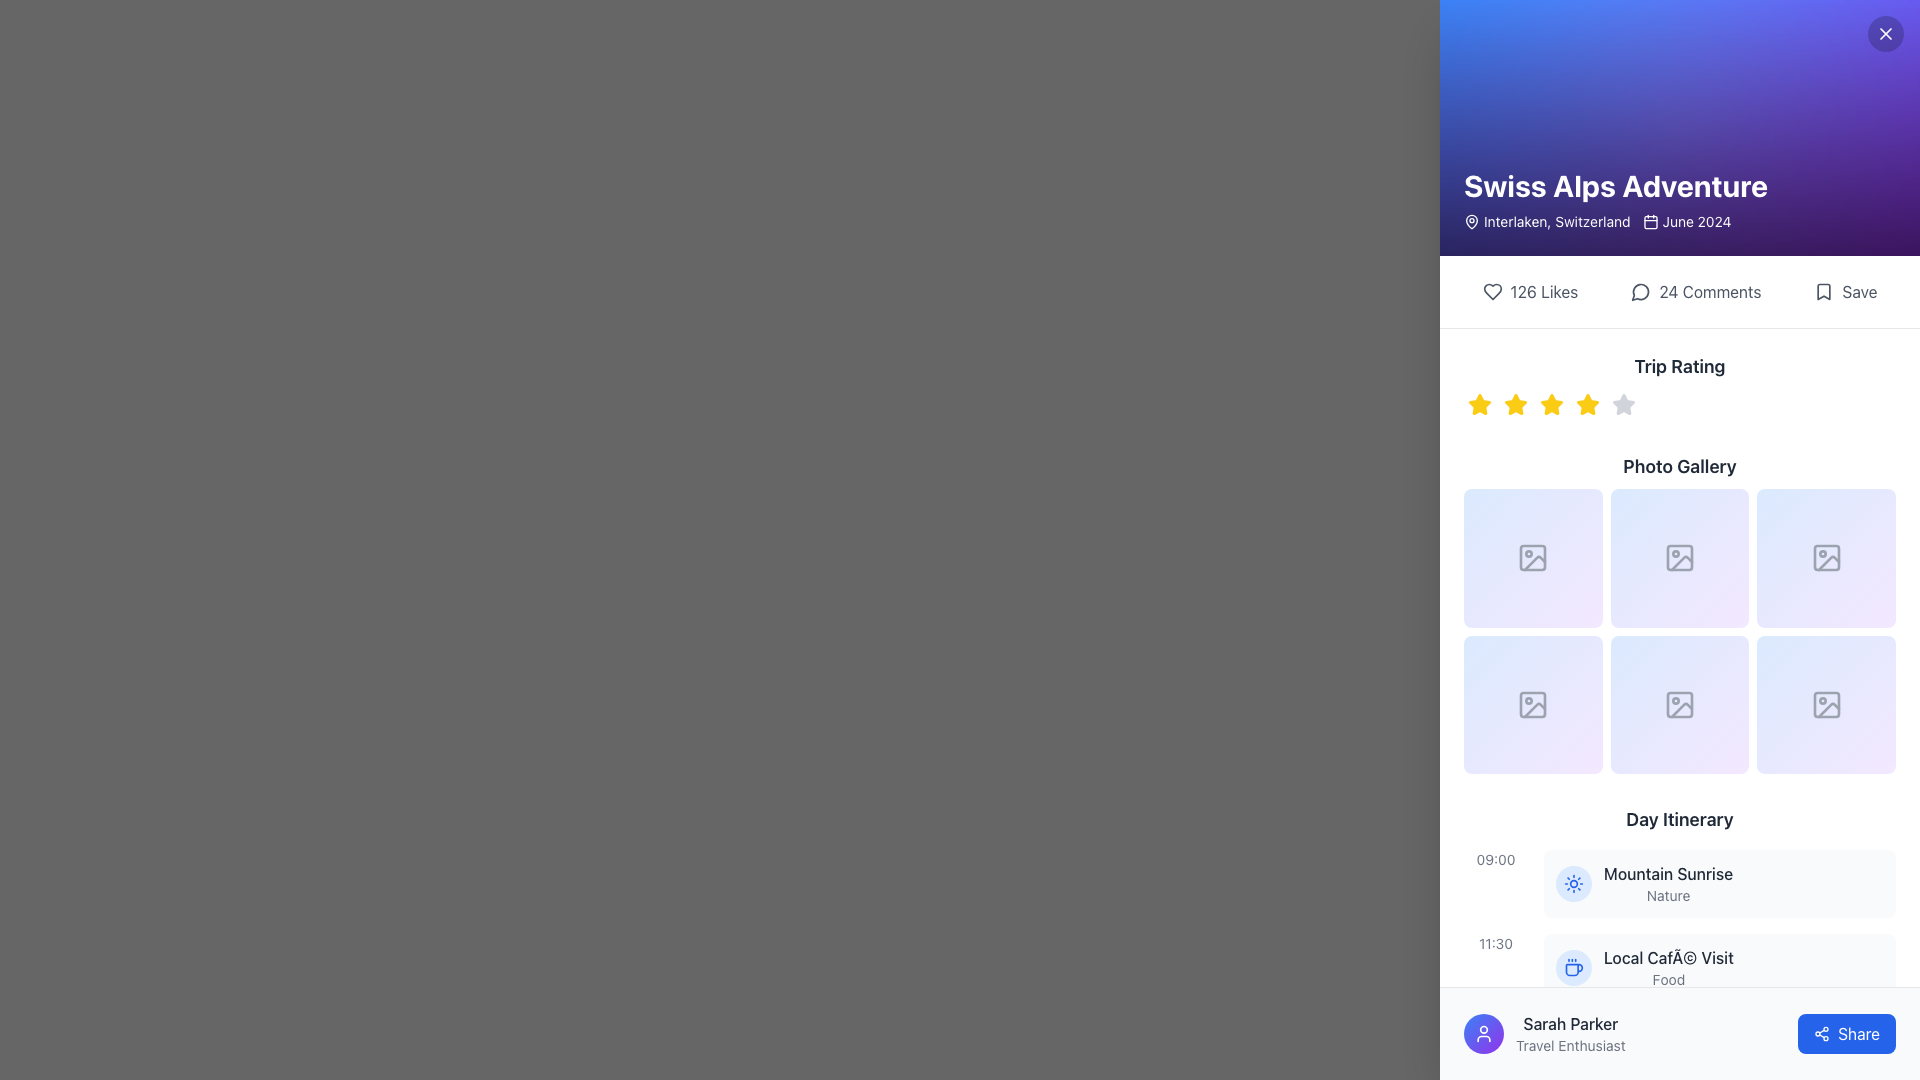 The height and width of the screenshot is (1080, 1920). I want to click on the Text Label that provides context for the 'Mountain Sunrise' item in the 'Day Itinerary' section, located below the main label, so click(1668, 895).